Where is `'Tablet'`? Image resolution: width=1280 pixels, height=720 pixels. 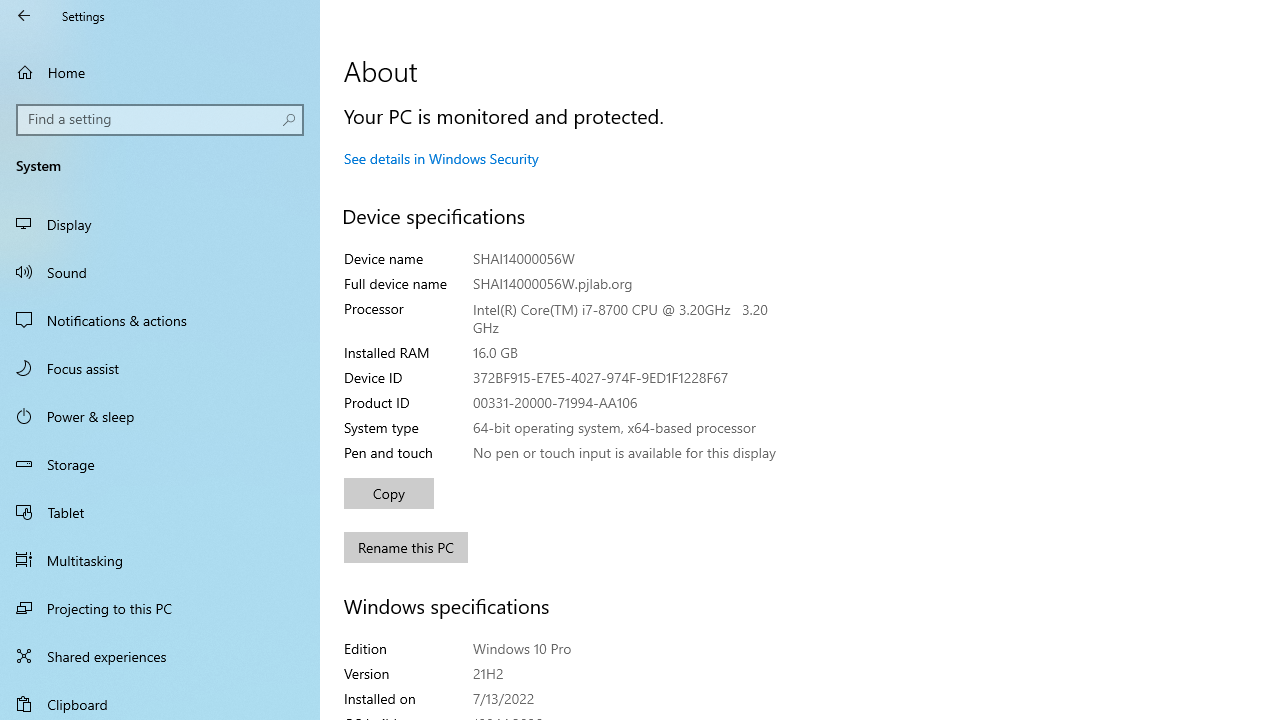 'Tablet' is located at coordinates (160, 510).